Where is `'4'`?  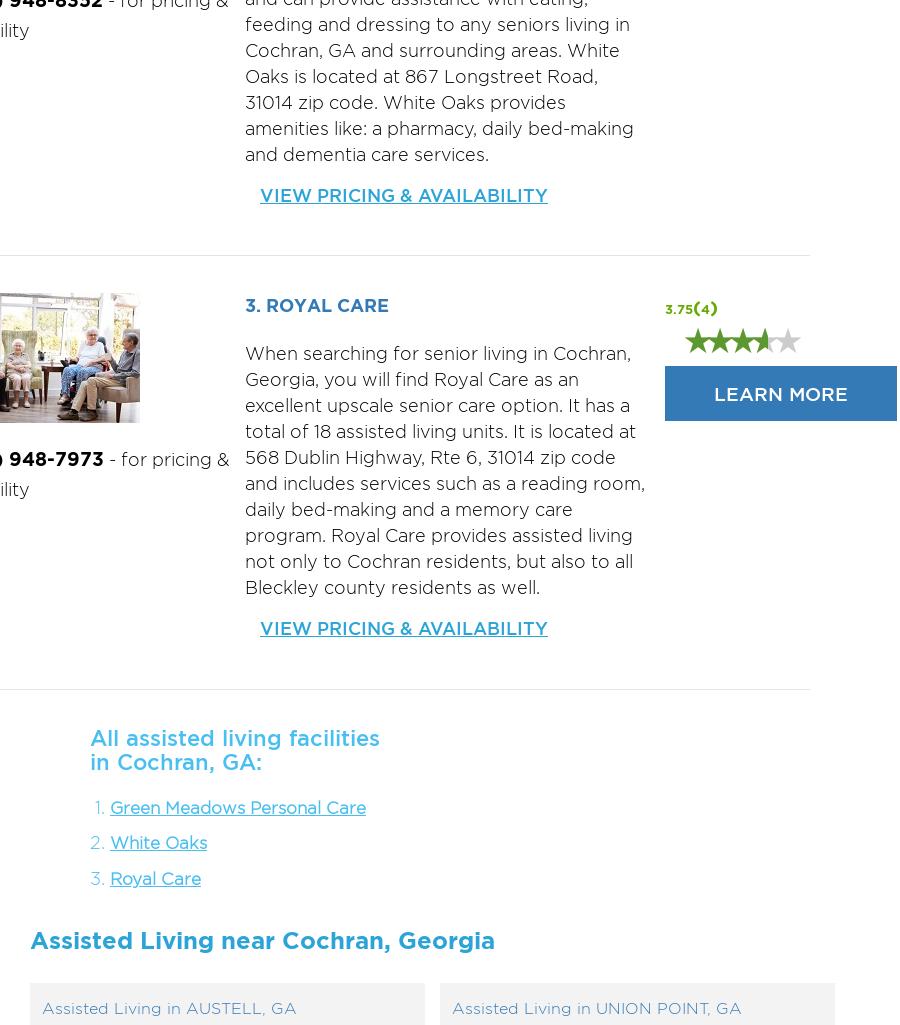 '4' is located at coordinates (703, 309).